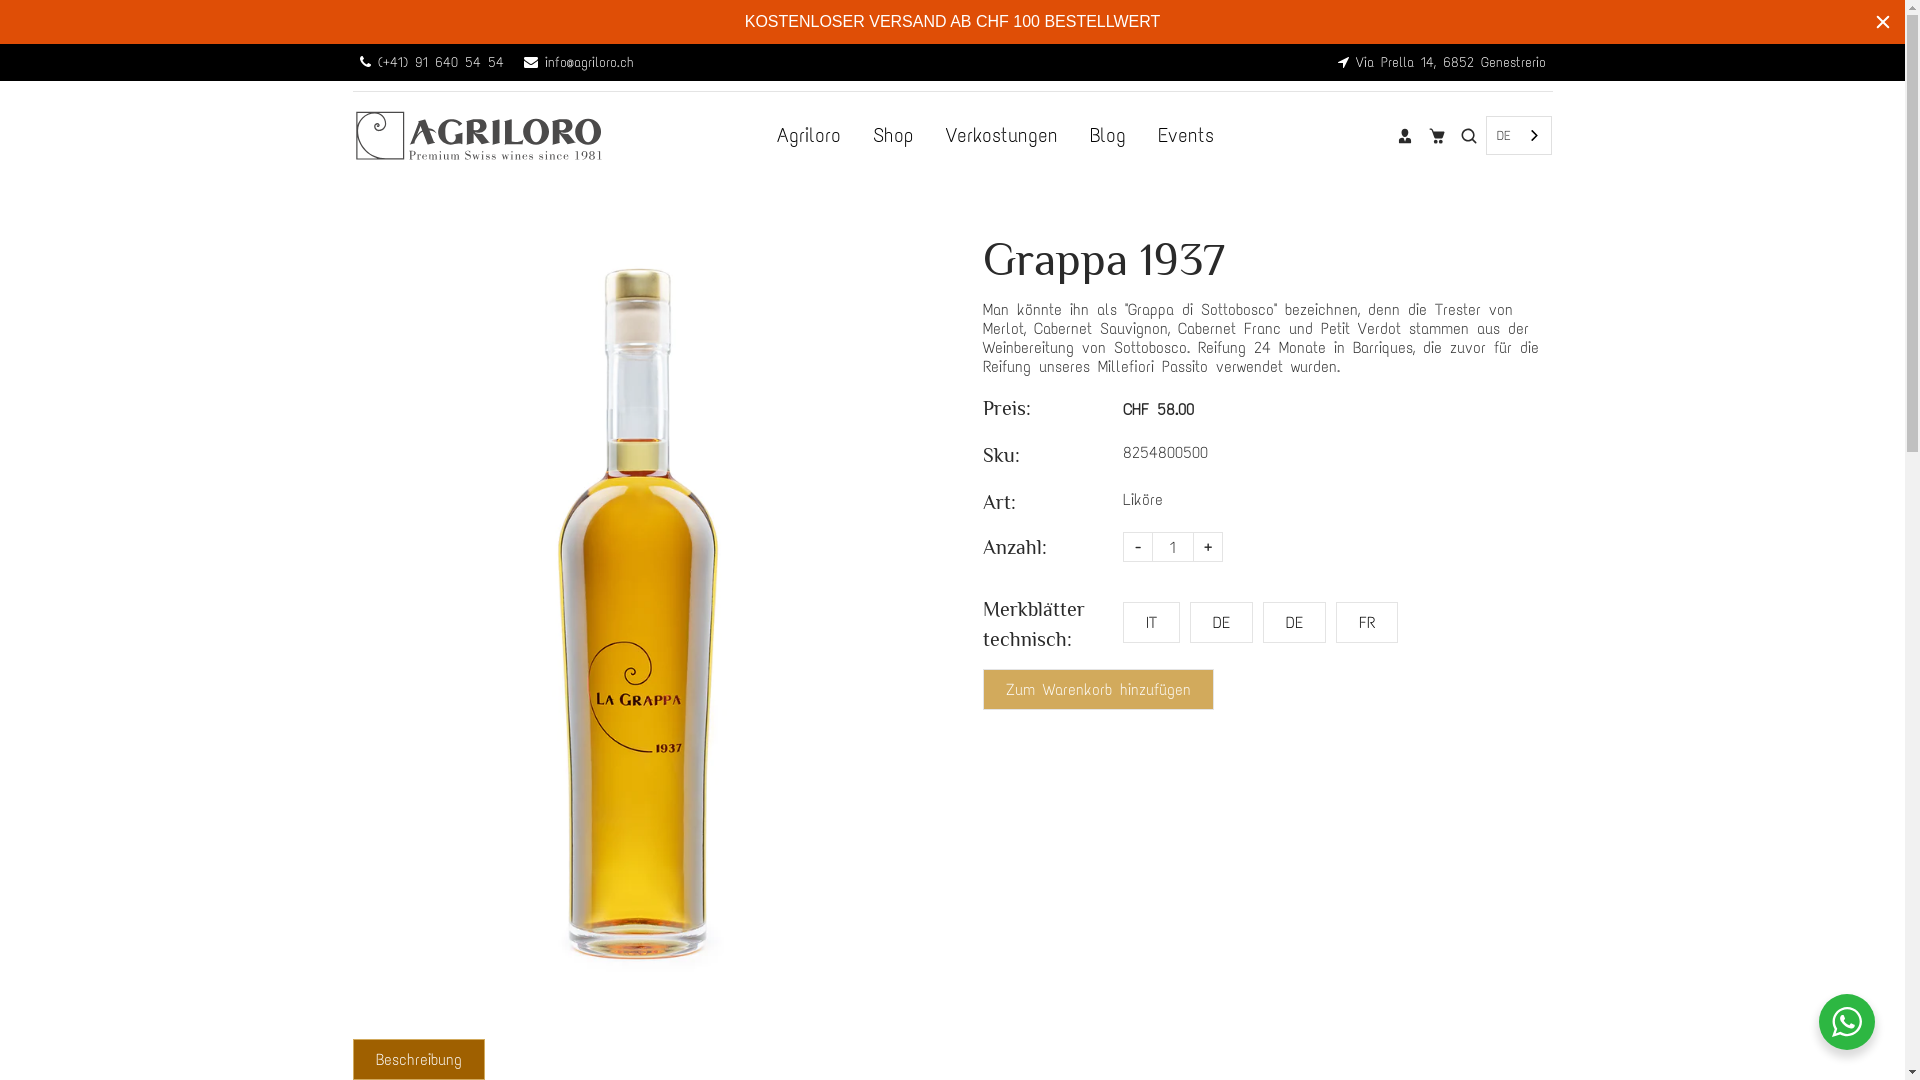 This screenshot has width=1920, height=1080. What do you see at coordinates (1150, 621) in the screenshot?
I see `'IT'` at bounding box center [1150, 621].